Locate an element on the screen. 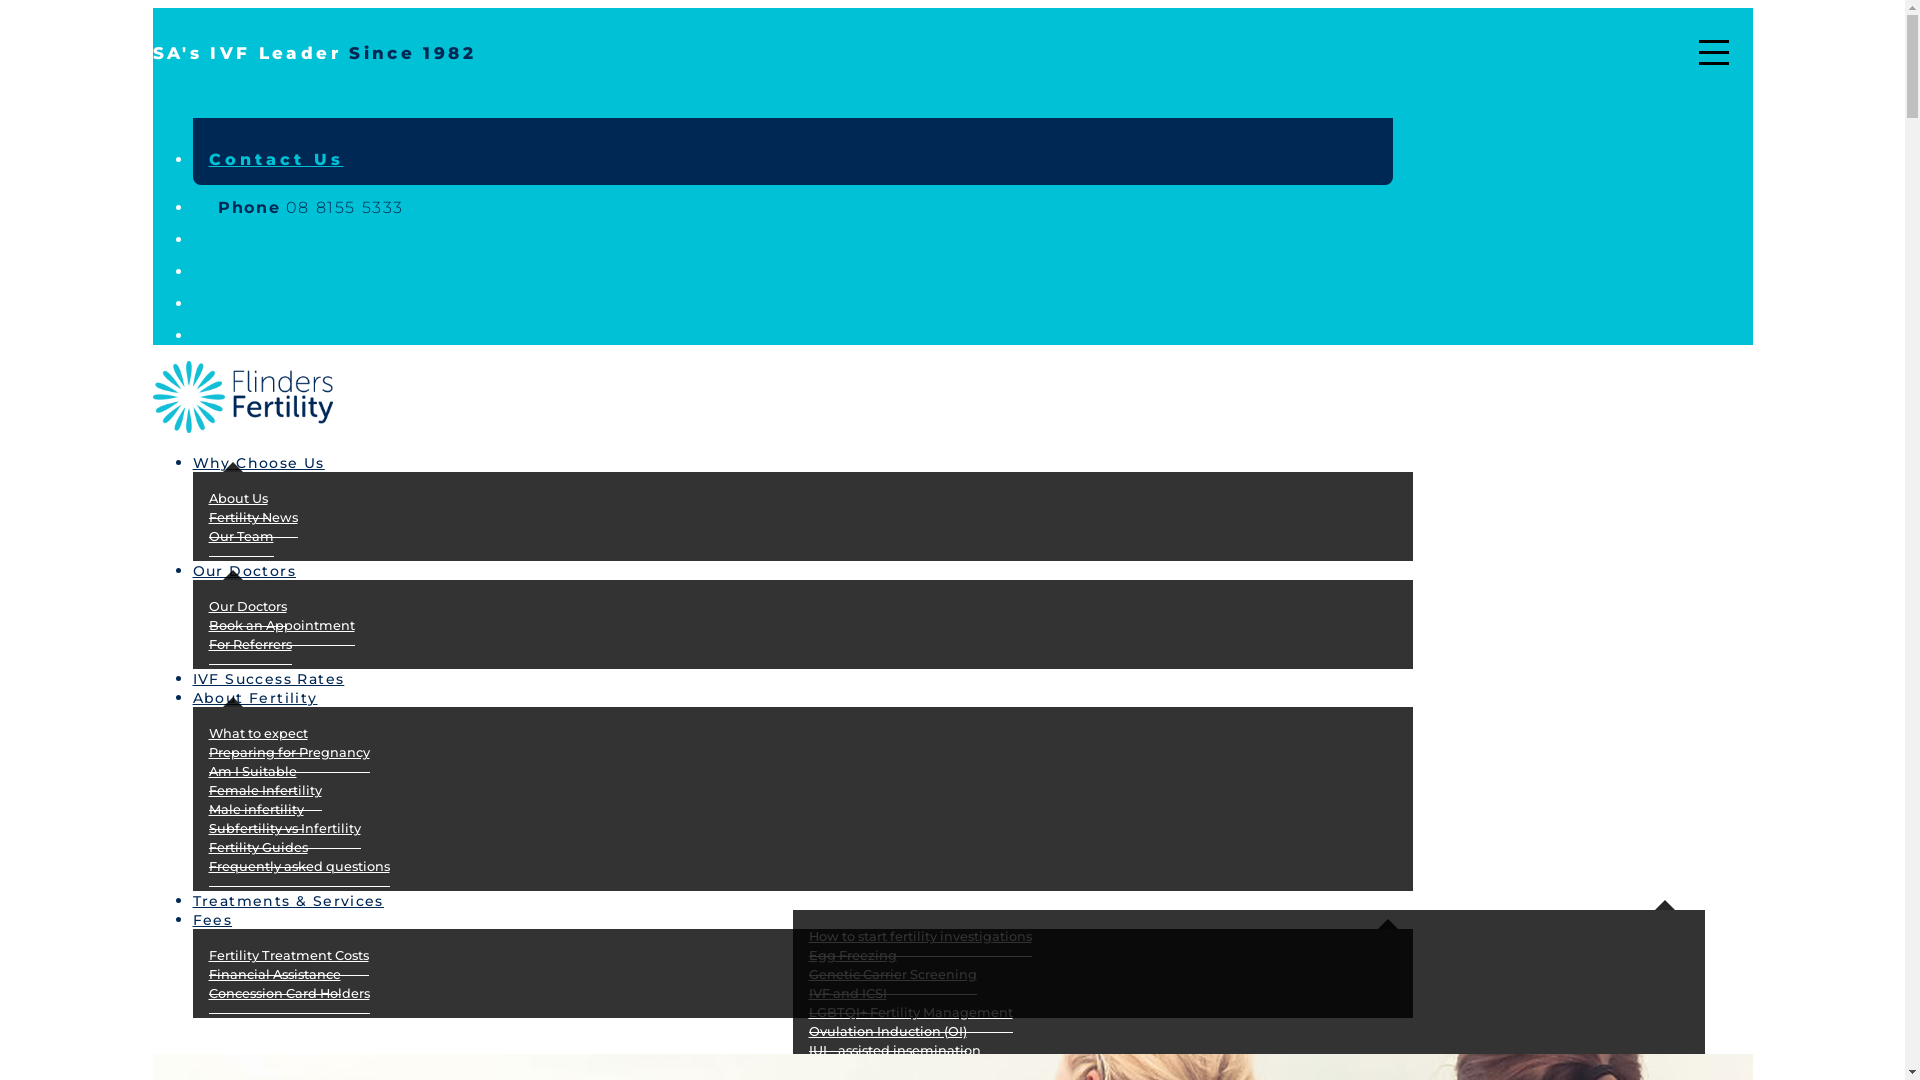  'How to start fertility investigations' is located at coordinates (918, 937).